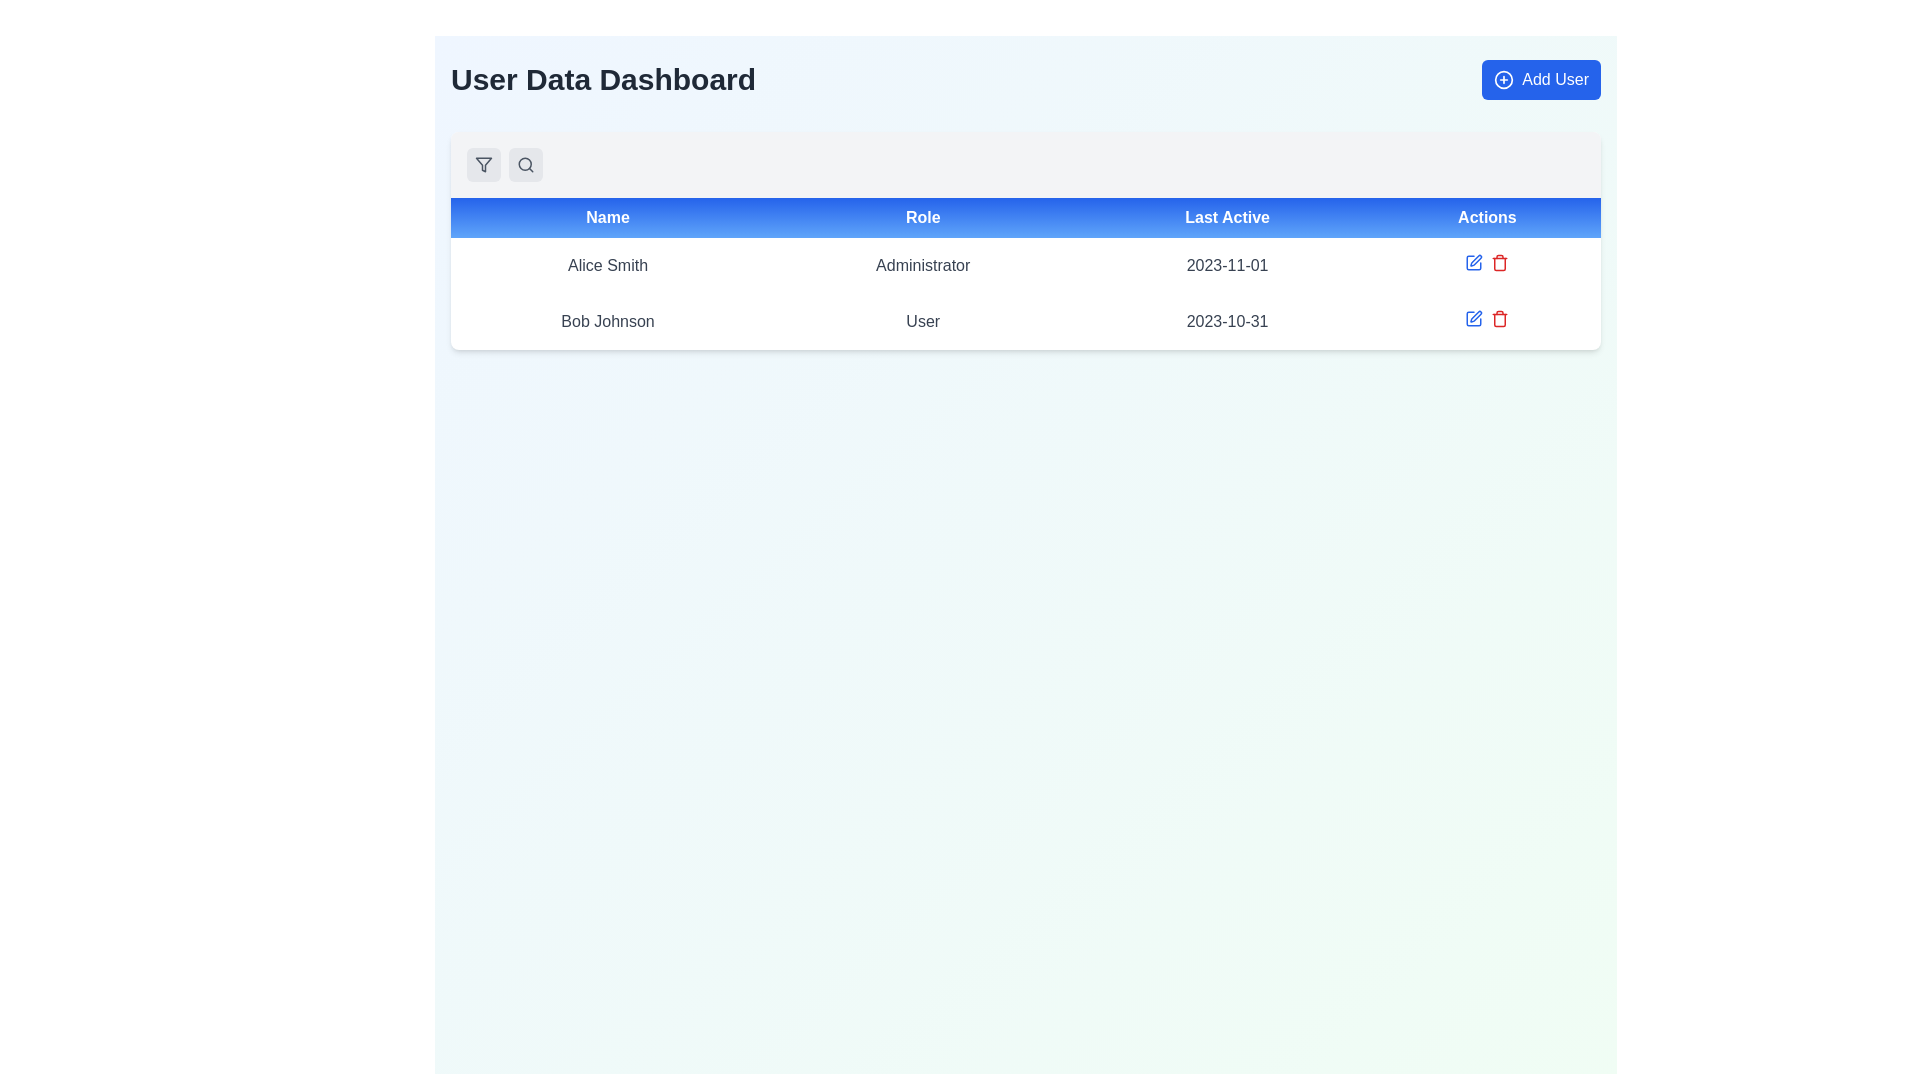  Describe the element at coordinates (484, 164) in the screenshot. I see `the Button with an icon located in the header section, aligned to the left in a toolbar, which triggers a filtering action` at that location.